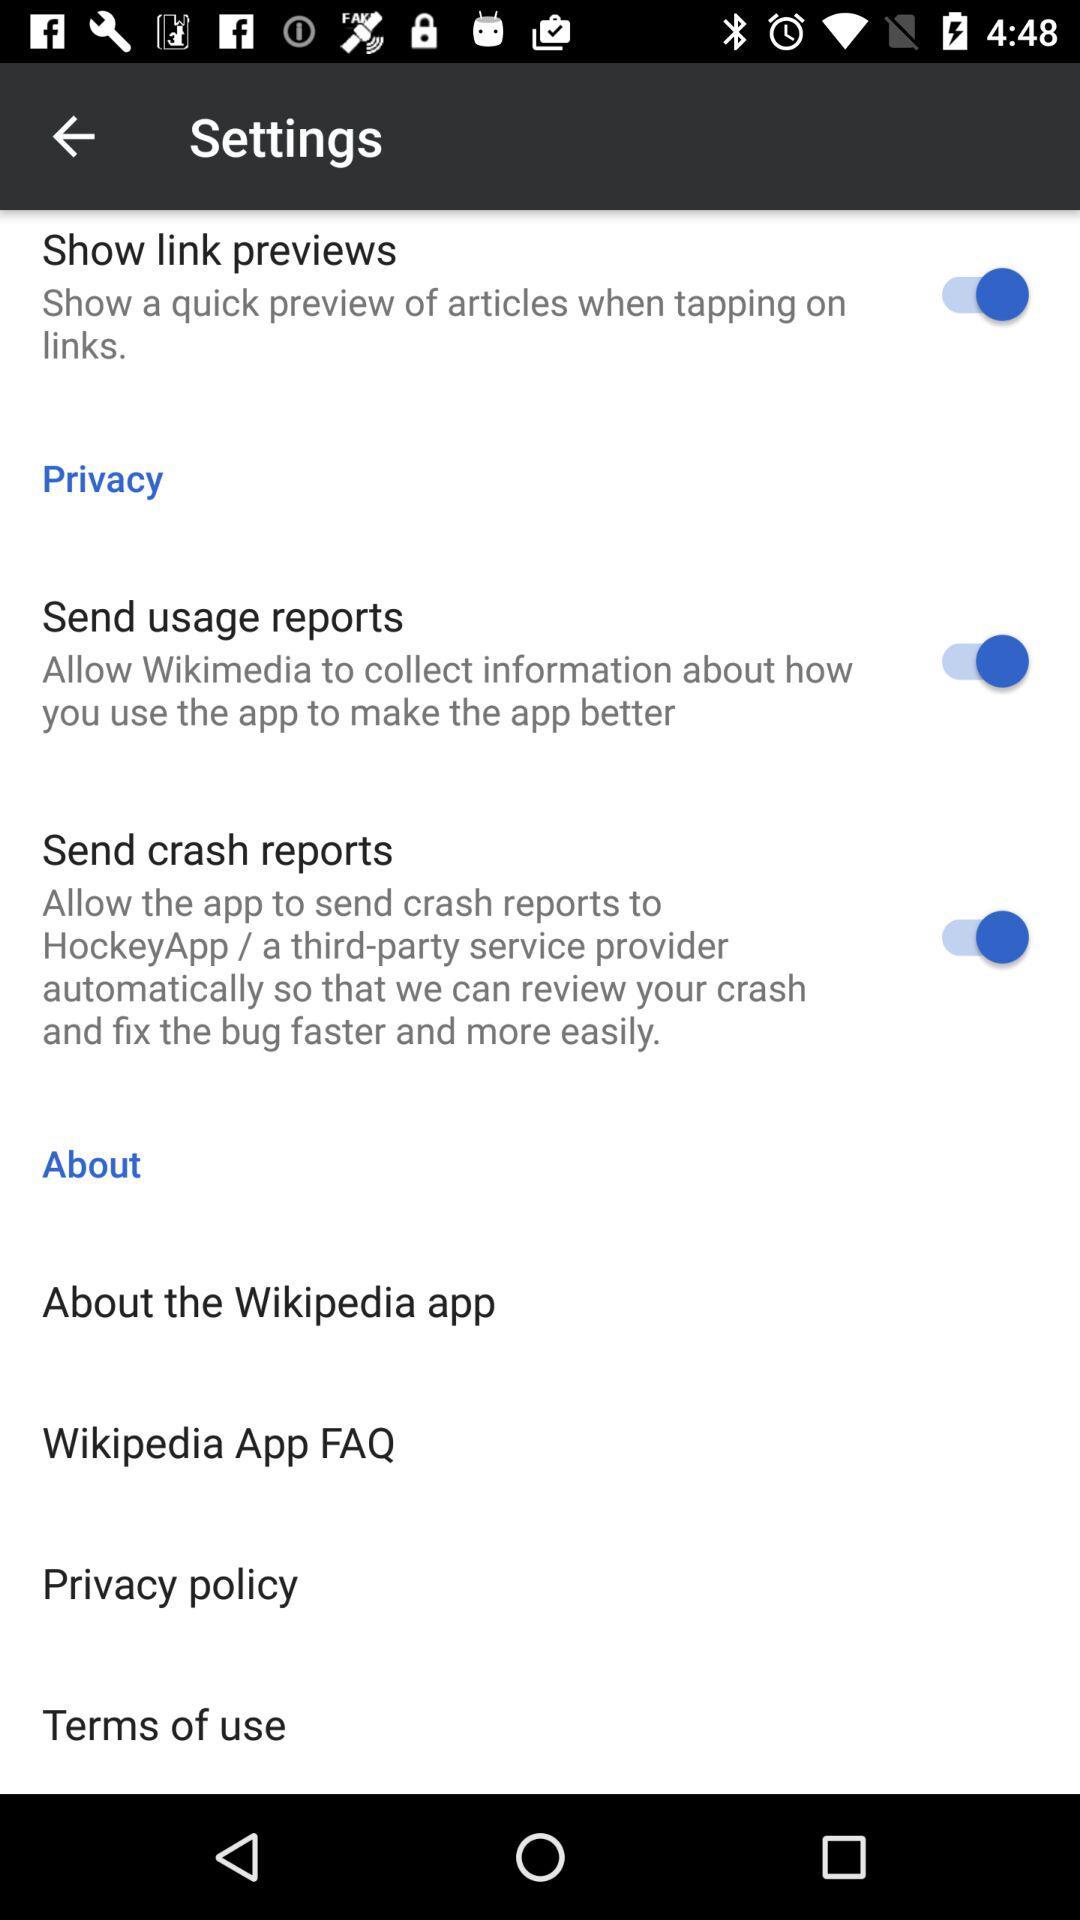 The width and height of the screenshot is (1080, 1920). Describe the element at coordinates (72, 135) in the screenshot. I see `icon above show link previews` at that location.